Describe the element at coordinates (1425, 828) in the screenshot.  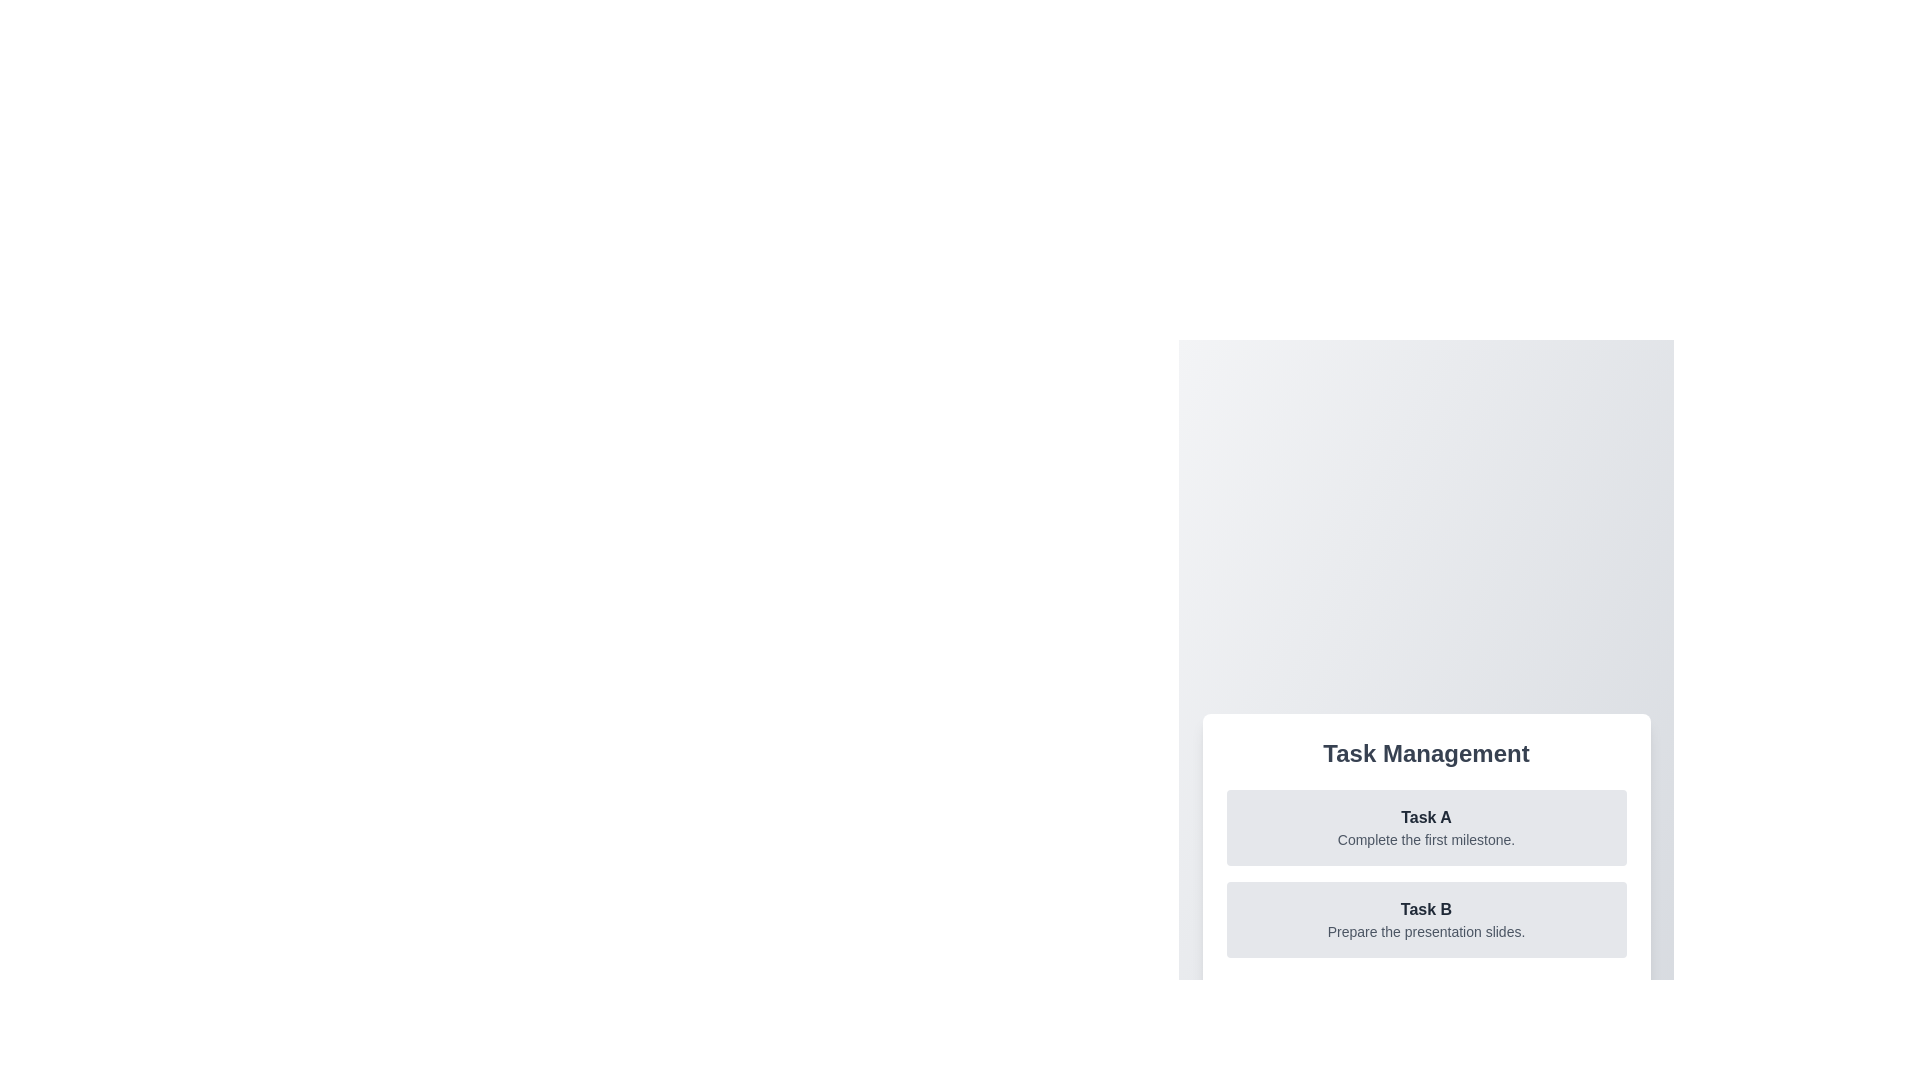
I see `the task item labeled 'Task A'` at that location.